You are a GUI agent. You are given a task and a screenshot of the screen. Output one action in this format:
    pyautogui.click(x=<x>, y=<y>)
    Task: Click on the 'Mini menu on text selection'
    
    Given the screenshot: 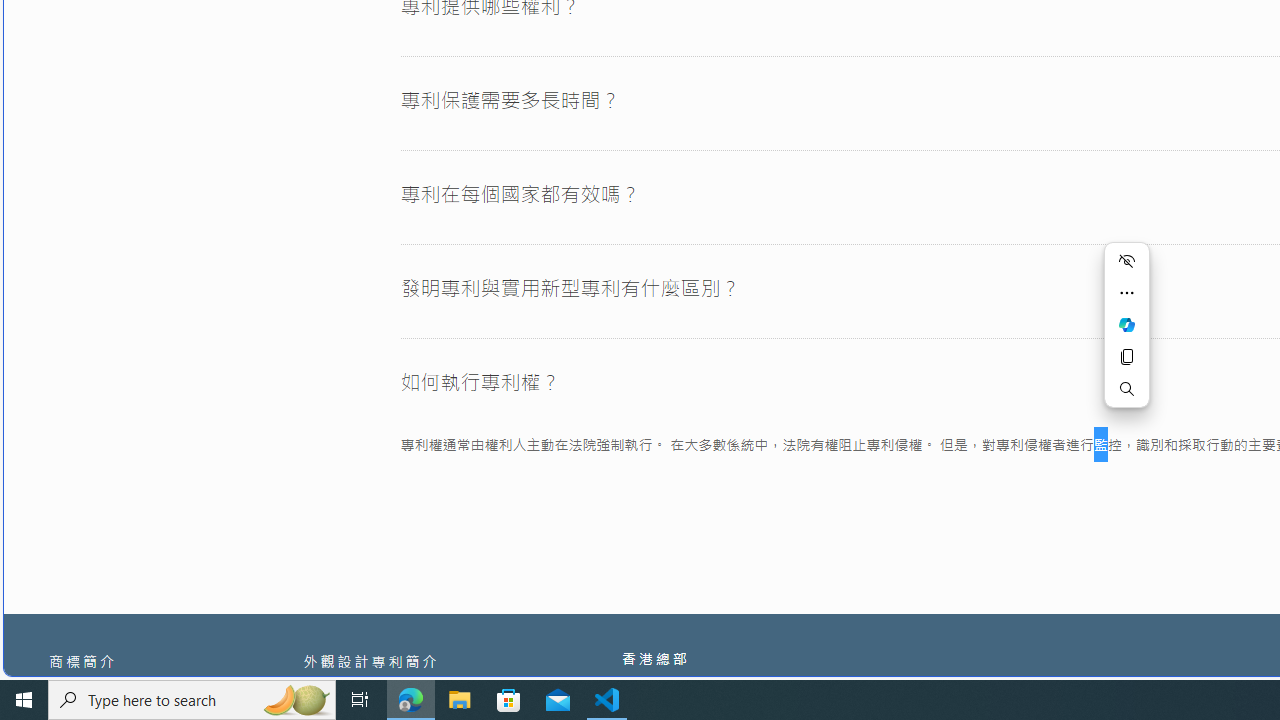 What is the action you would take?
    pyautogui.click(x=1127, y=324)
    